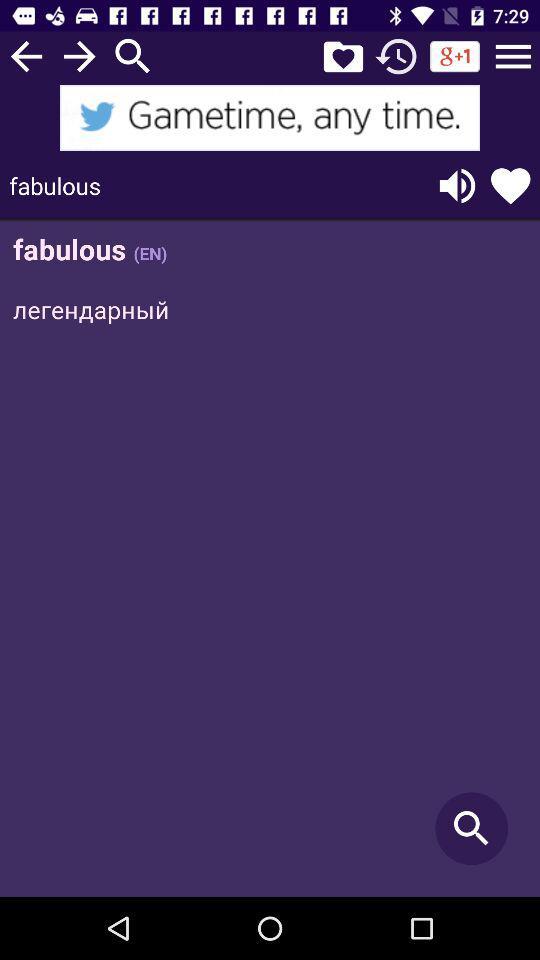 This screenshot has height=960, width=540. Describe the element at coordinates (342, 55) in the screenshot. I see `the favorite icon` at that location.